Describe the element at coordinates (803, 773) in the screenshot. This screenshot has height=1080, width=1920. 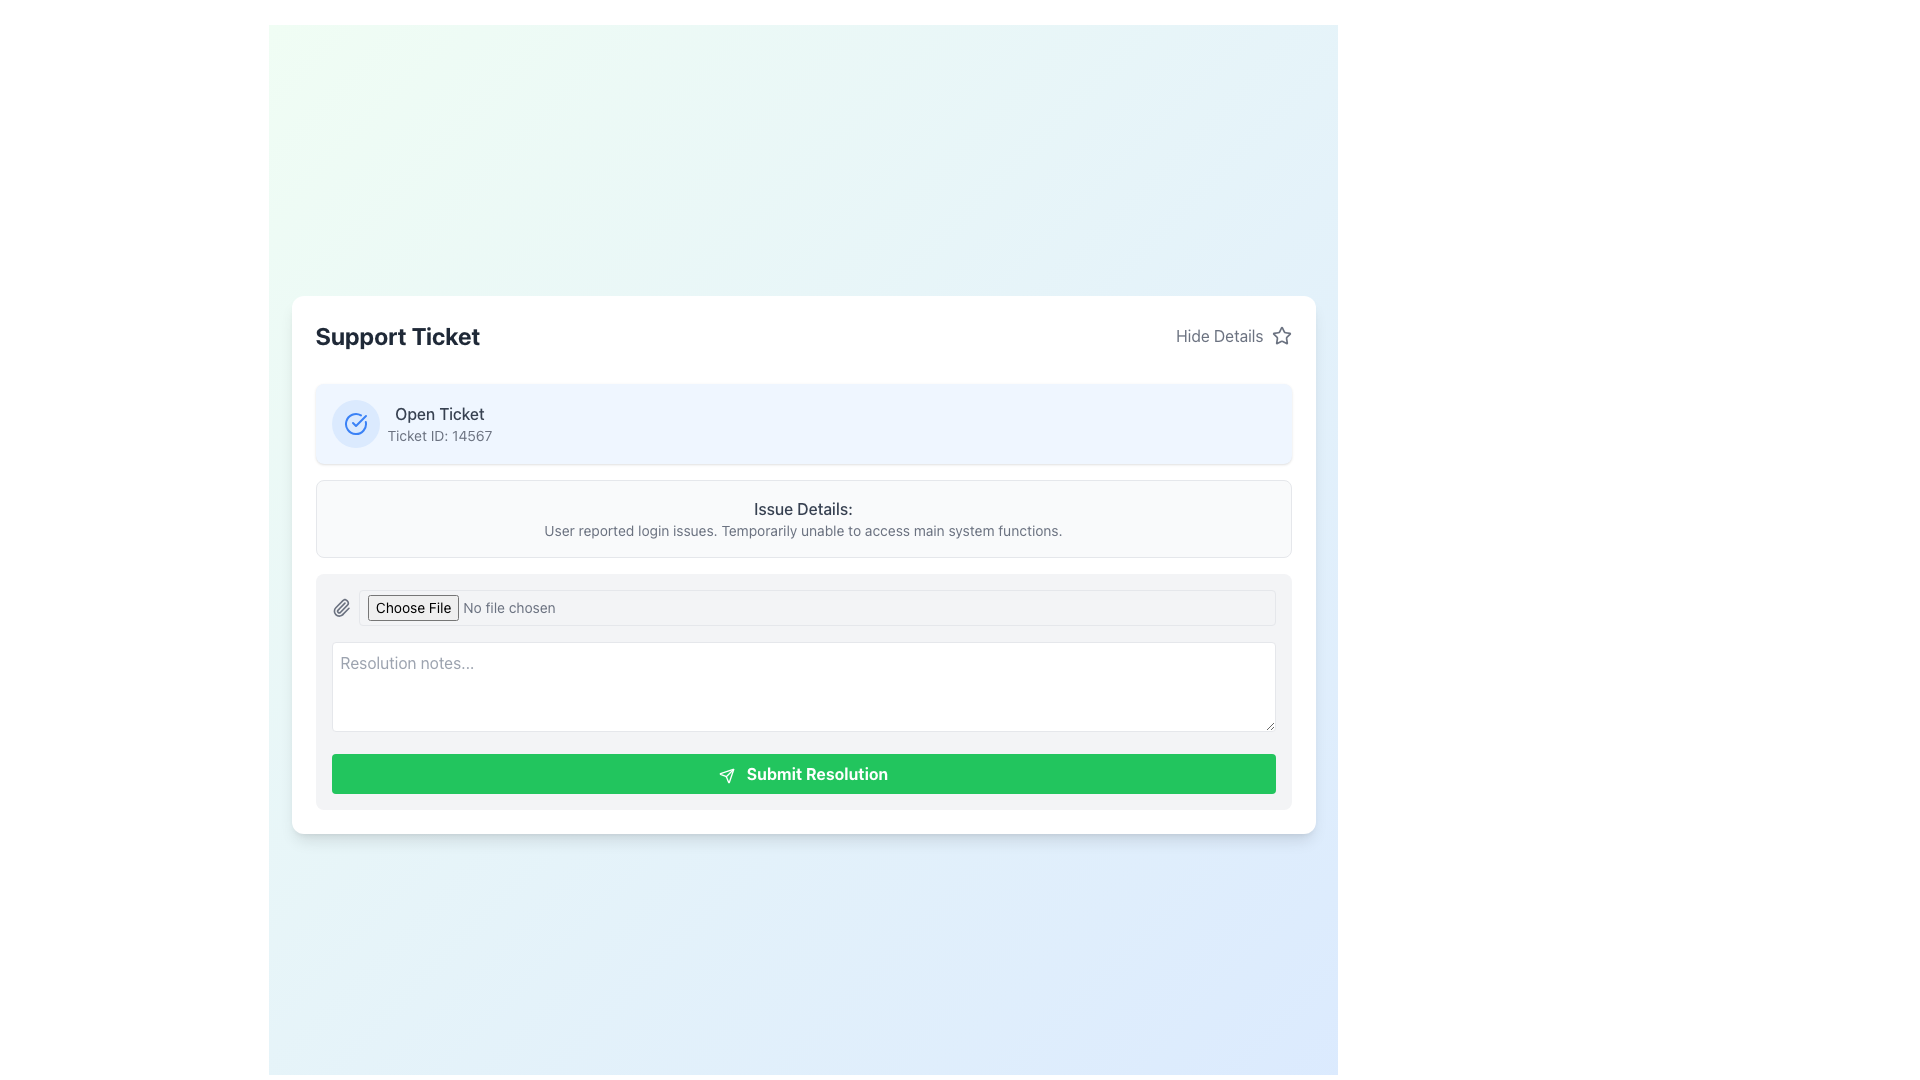
I see `the green 'Submit Resolution' button with a paper plane icon and white text to trigger hover effects` at that location.